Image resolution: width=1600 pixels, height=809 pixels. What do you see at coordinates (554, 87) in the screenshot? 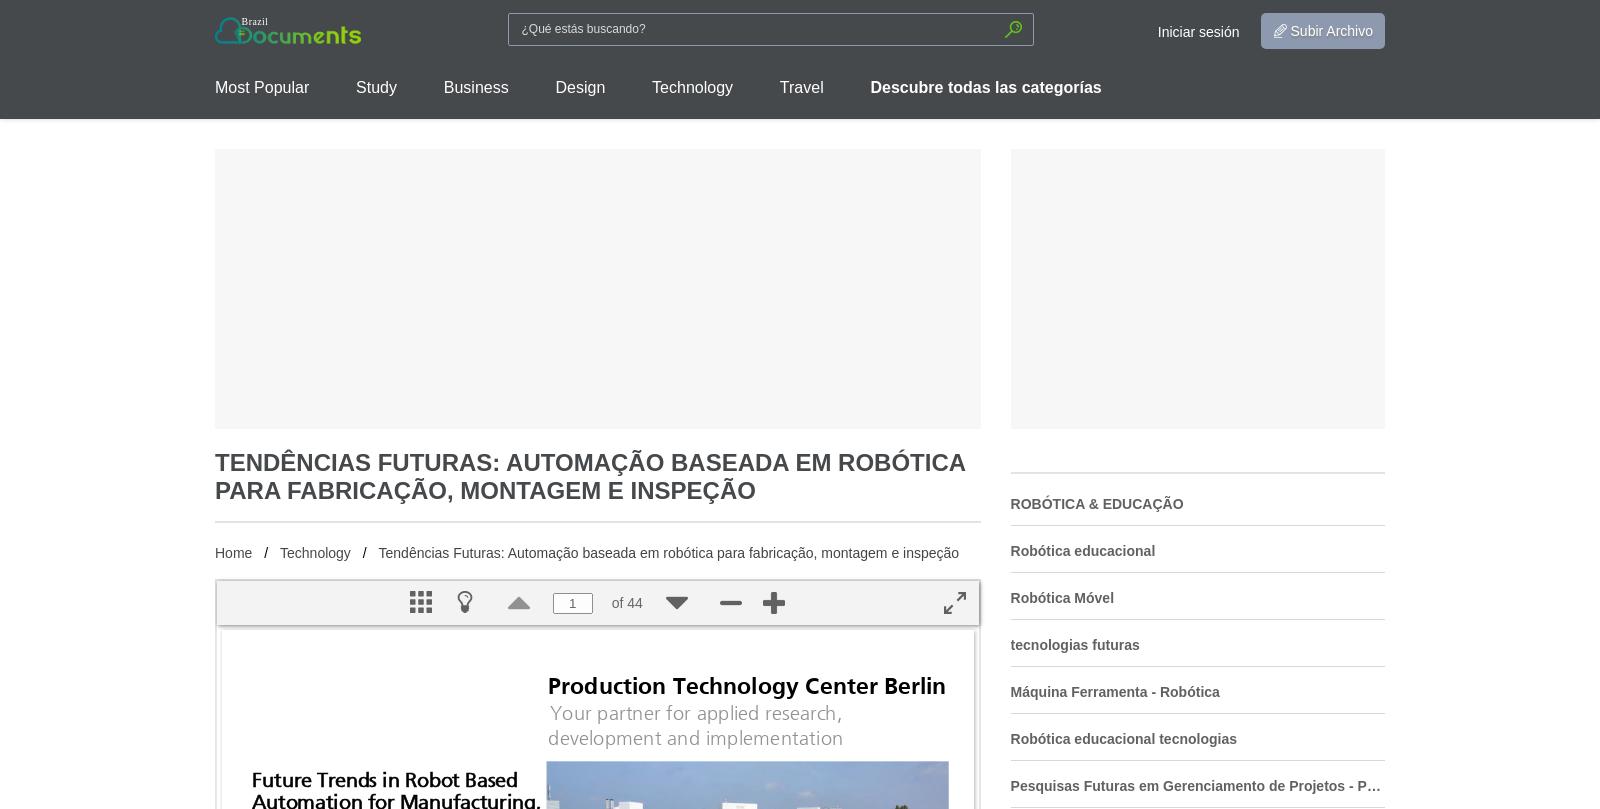
I see `'Design'` at bounding box center [554, 87].